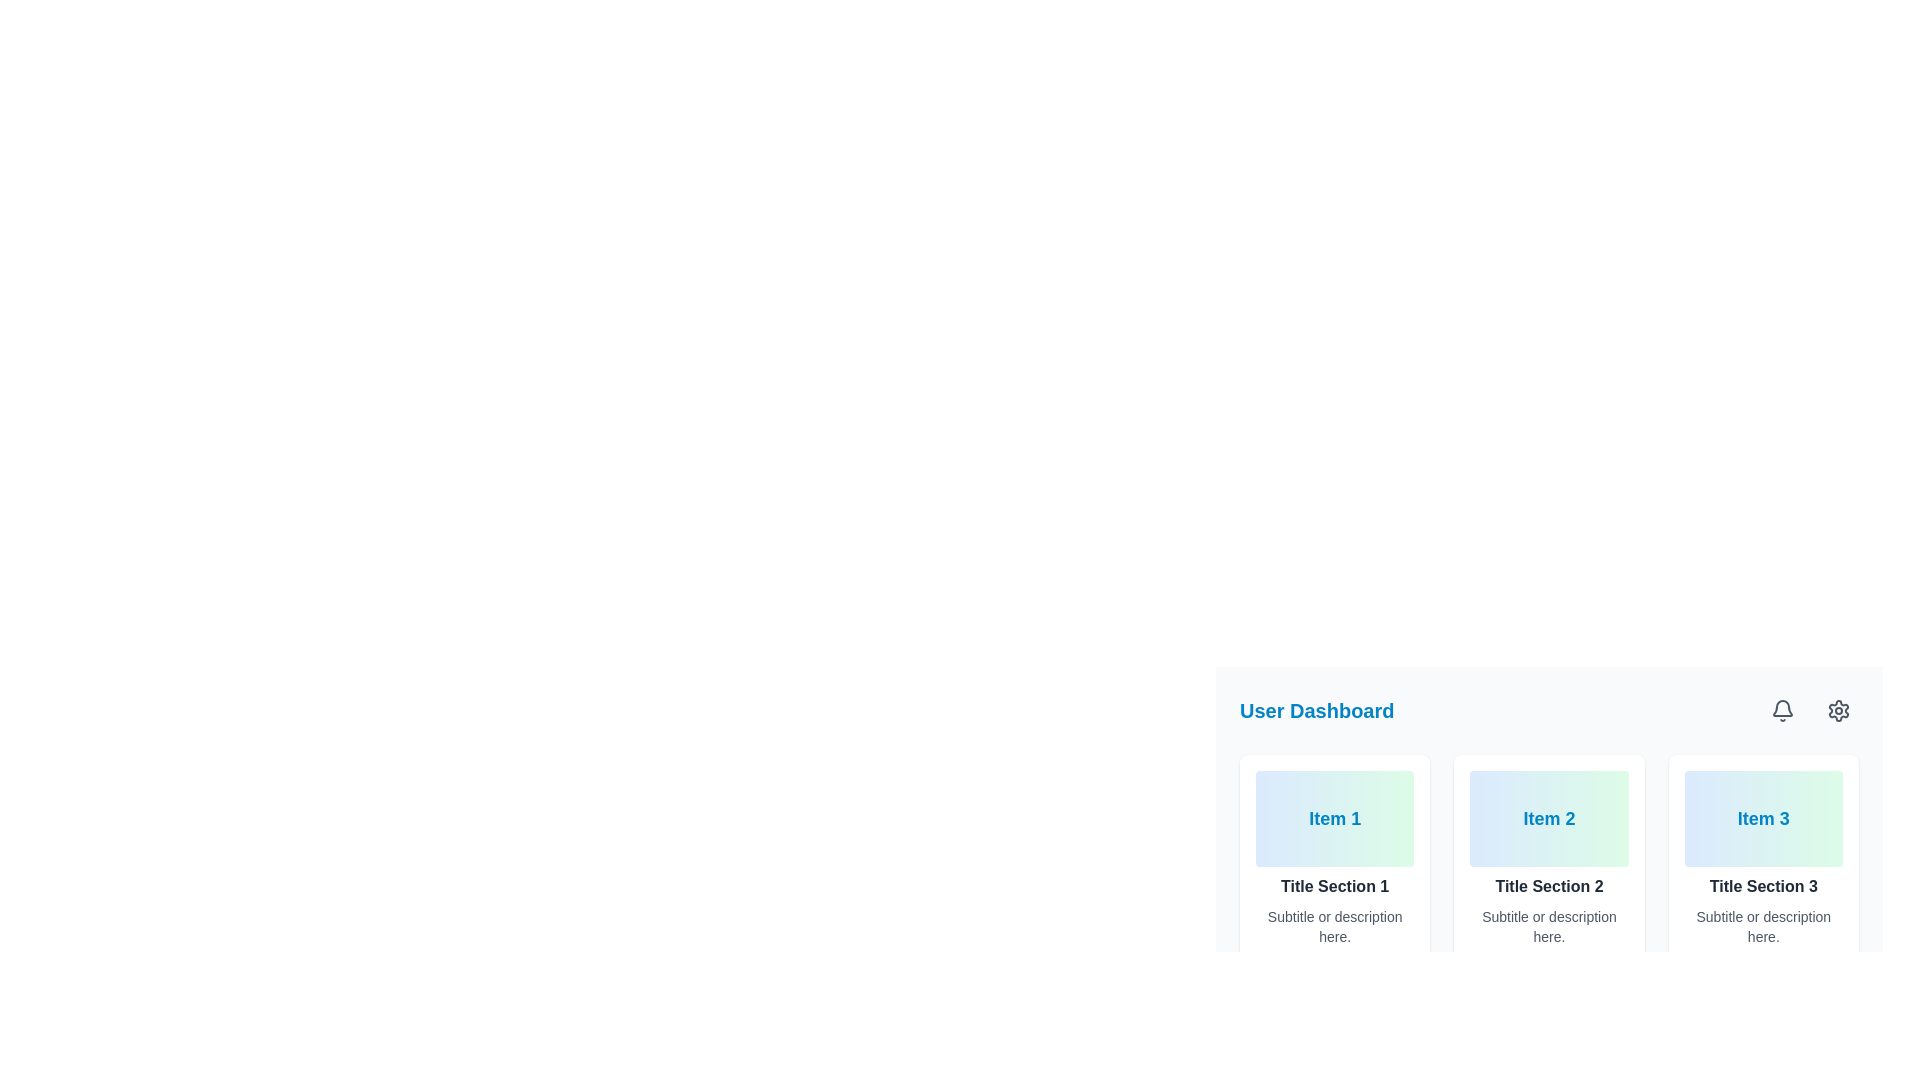 The image size is (1920, 1080). I want to click on the bell icon located at the top-right corner of the dashboard interface, so click(1782, 709).